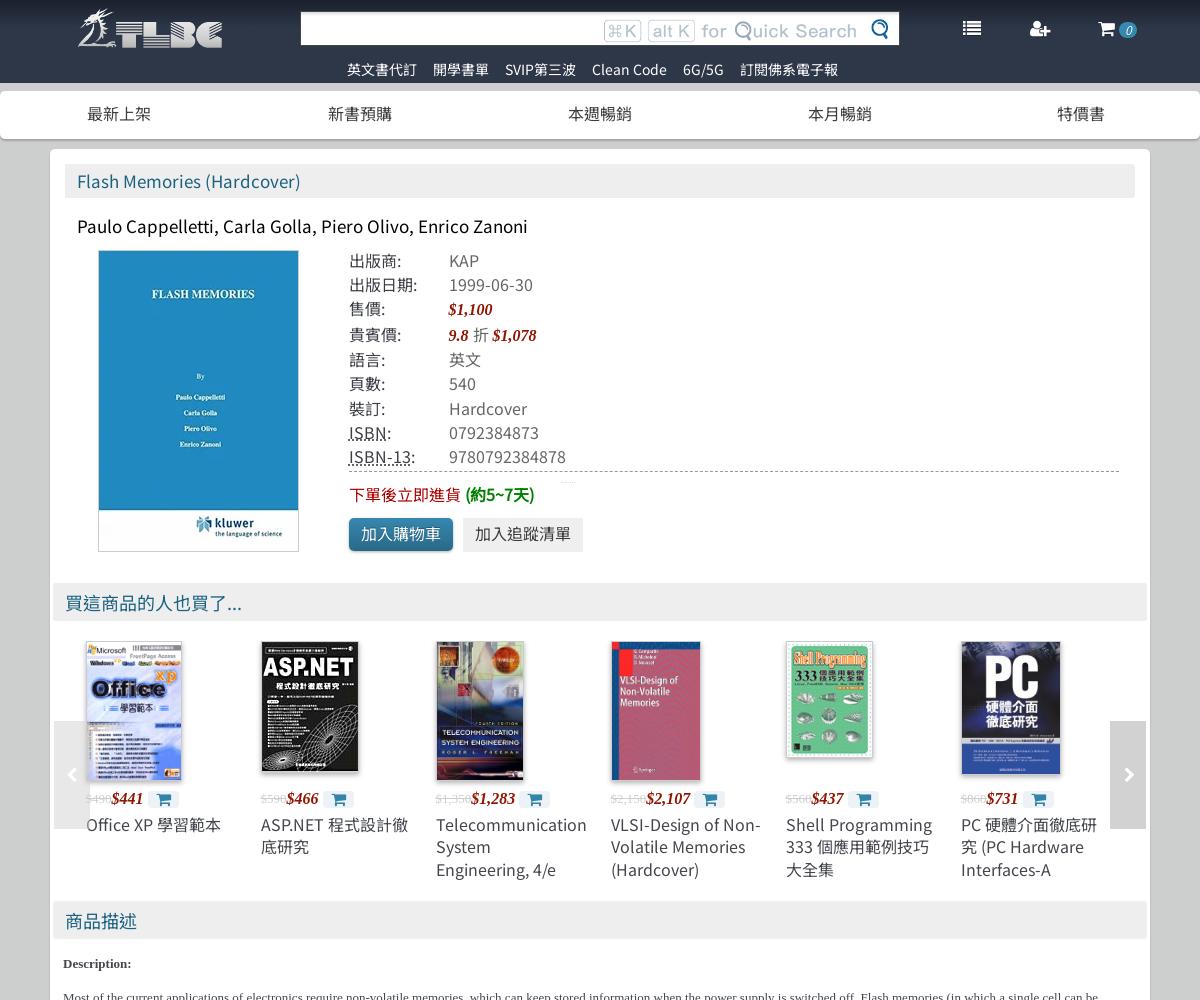 The image size is (1200, 1000). I want to click on '語言:', so click(366, 357).